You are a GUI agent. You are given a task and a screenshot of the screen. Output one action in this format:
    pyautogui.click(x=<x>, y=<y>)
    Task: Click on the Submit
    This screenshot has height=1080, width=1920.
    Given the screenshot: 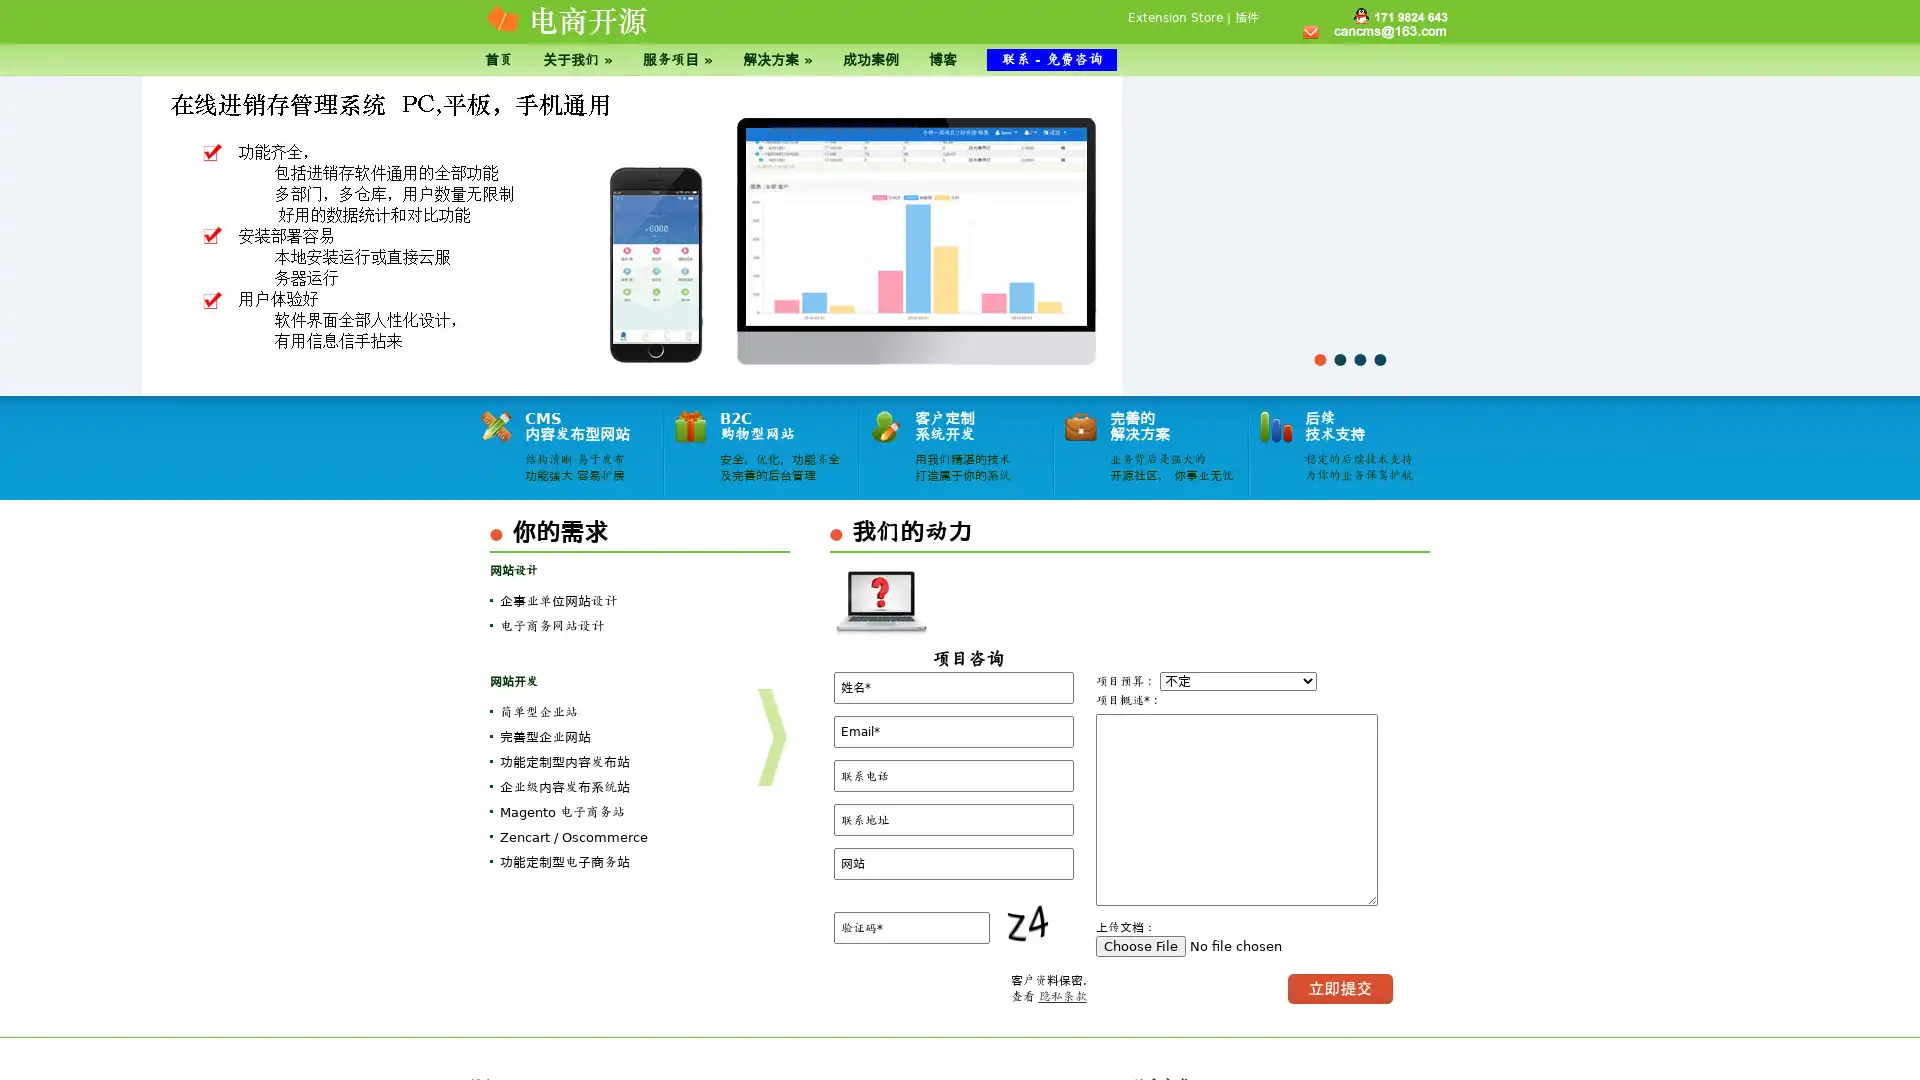 What is the action you would take?
    pyautogui.click(x=1340, y=987)
    